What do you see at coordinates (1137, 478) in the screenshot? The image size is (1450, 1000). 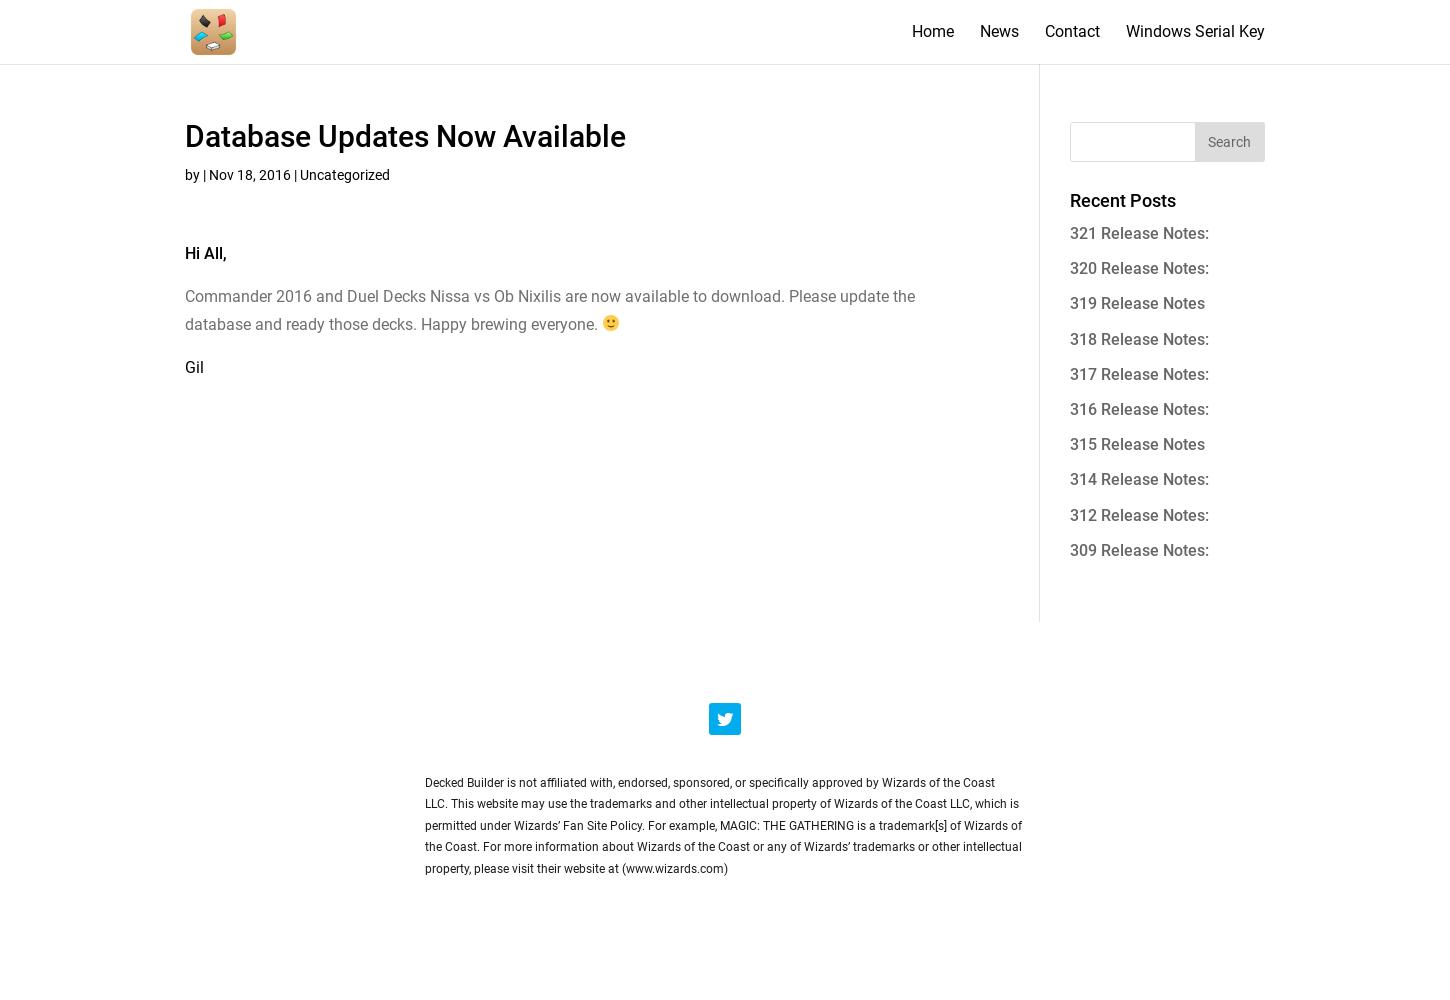 I see `'314 Release Notes:'` at bounding box center [1137, 478].